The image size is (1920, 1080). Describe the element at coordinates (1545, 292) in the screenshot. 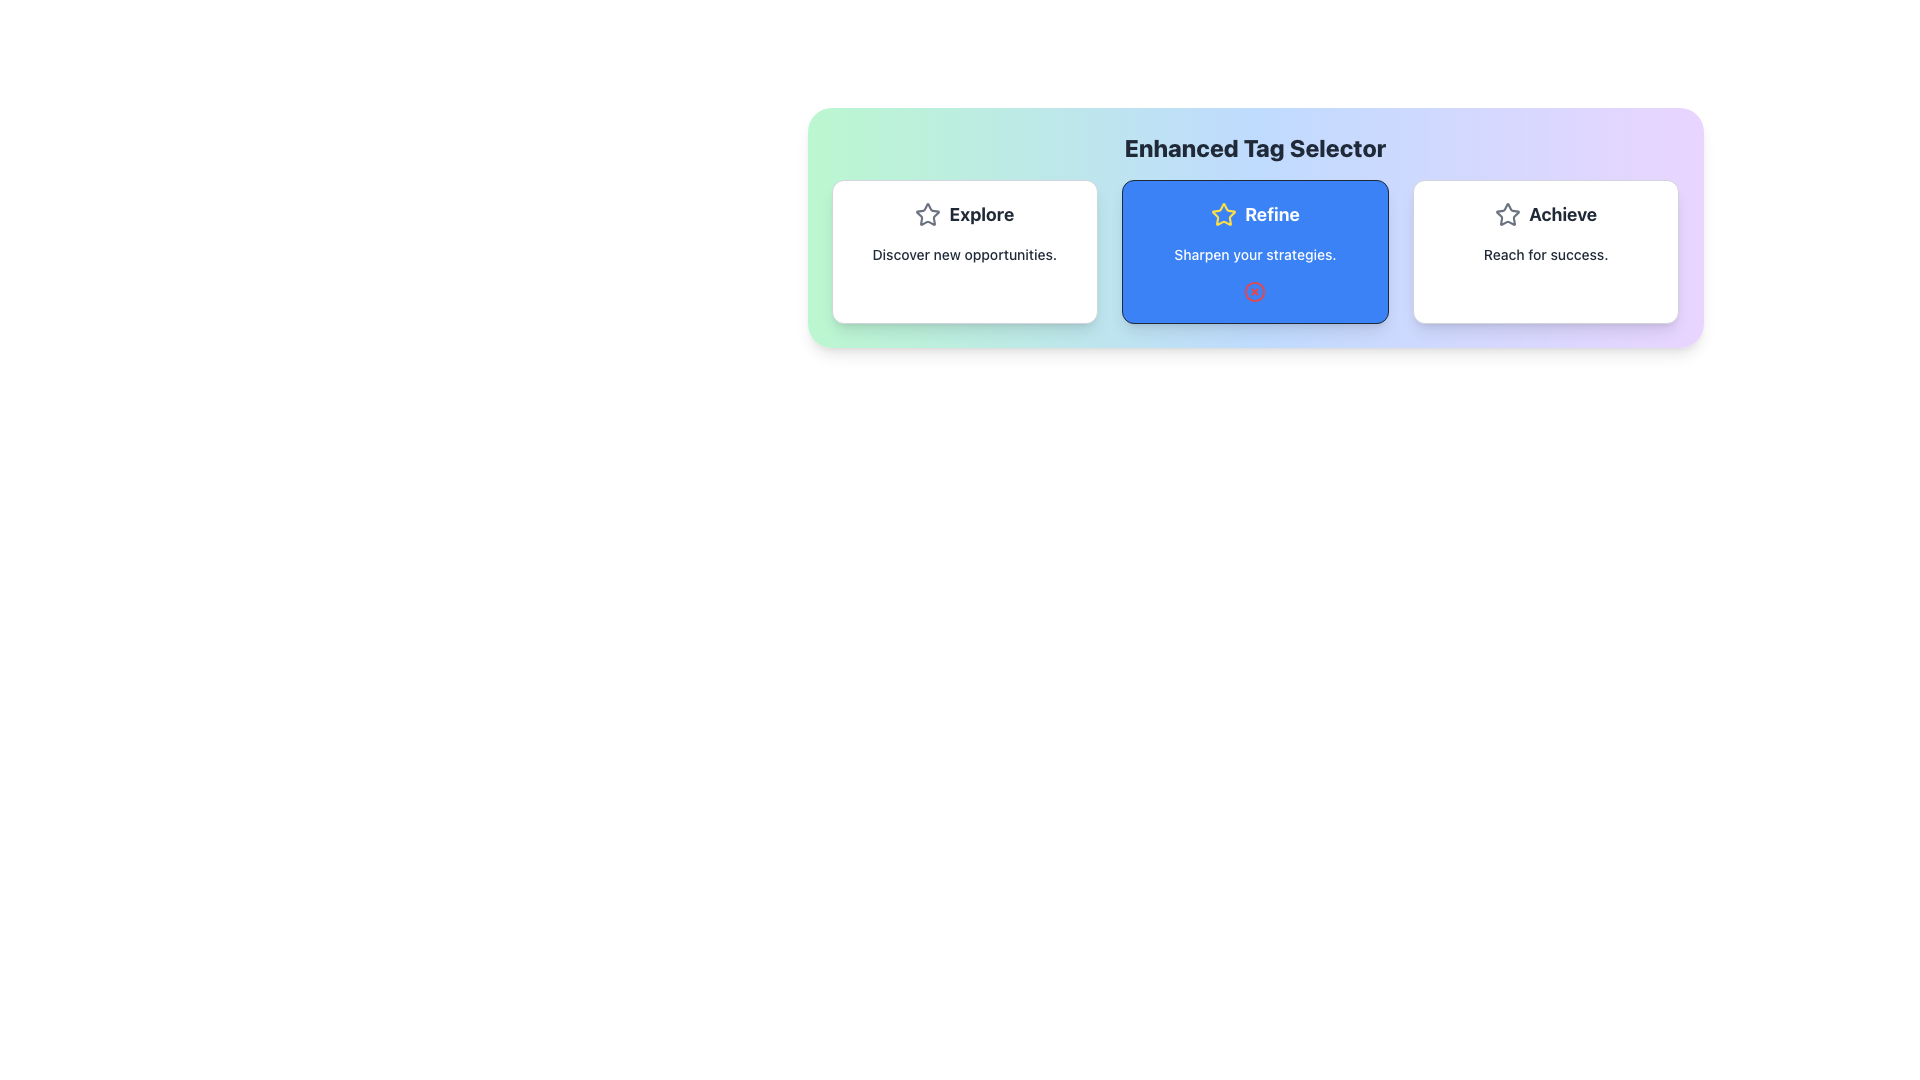

I see `properties of the Circle shape SVG element located in the rightmost card of the 'Achieve' group under the 'Enhanced Tag Selector'` at that location.